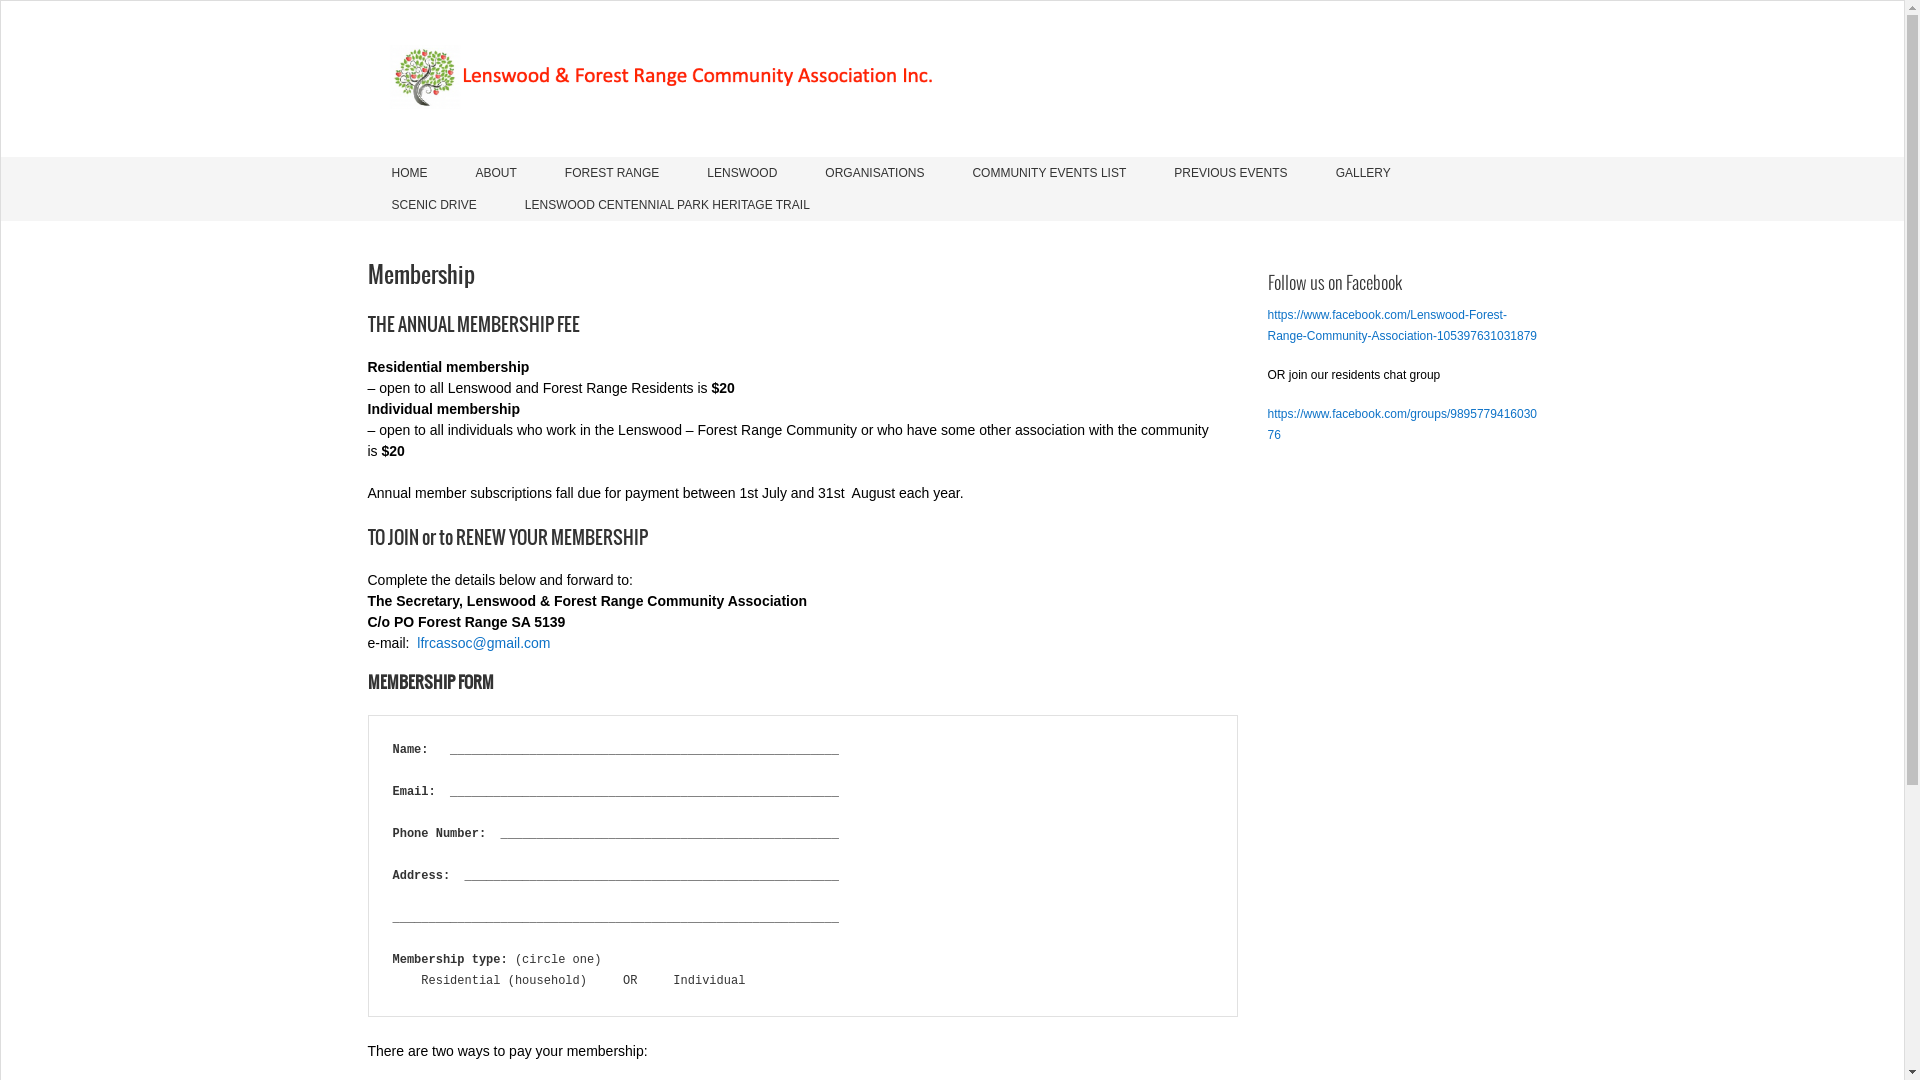 This screenshot has height=1080, width=1920. I want to click on 'ORGANISATIONS', so click(874, 172).